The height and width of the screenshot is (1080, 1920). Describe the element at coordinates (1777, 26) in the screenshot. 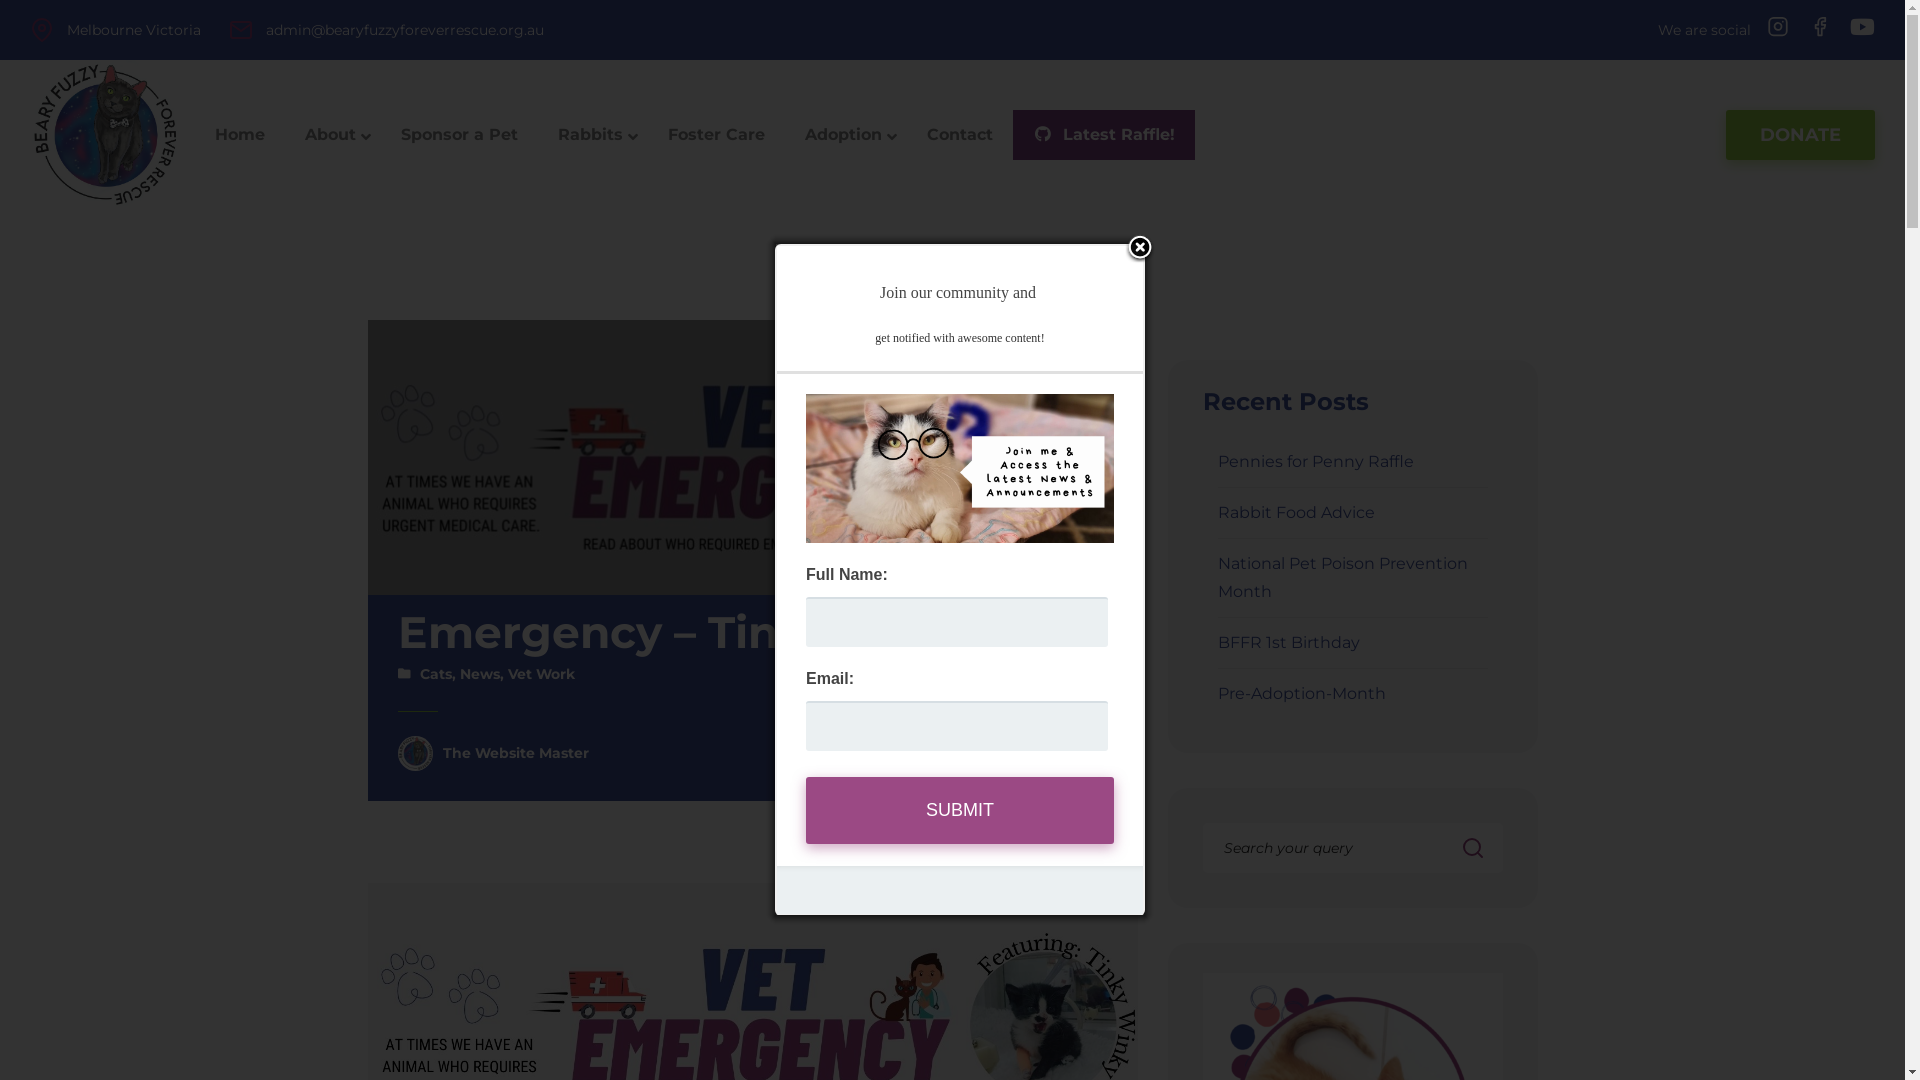

I see `'Instagram'` at that location.